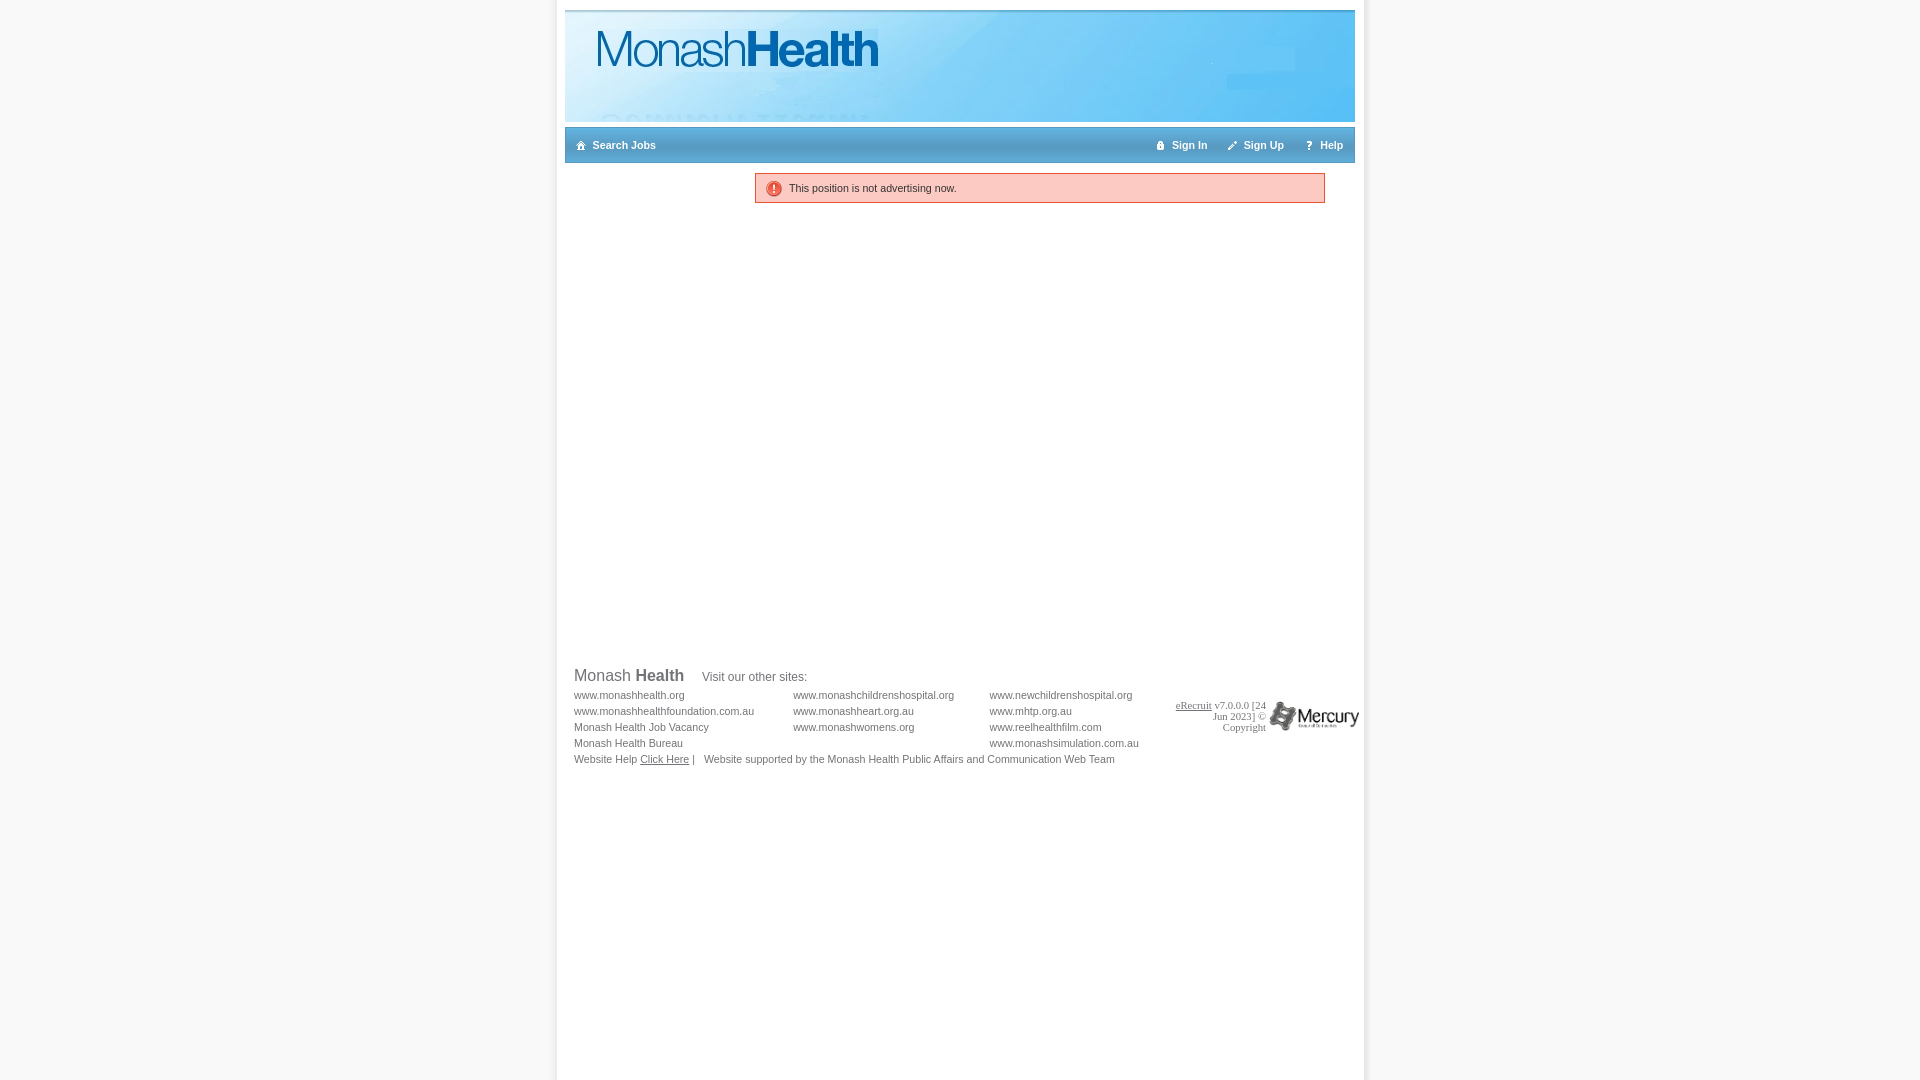 This screenshot has width=1920, height=1080. Describe the element at coordinates (1295, 144) in the screenshot. I see `'Help'` at that location.